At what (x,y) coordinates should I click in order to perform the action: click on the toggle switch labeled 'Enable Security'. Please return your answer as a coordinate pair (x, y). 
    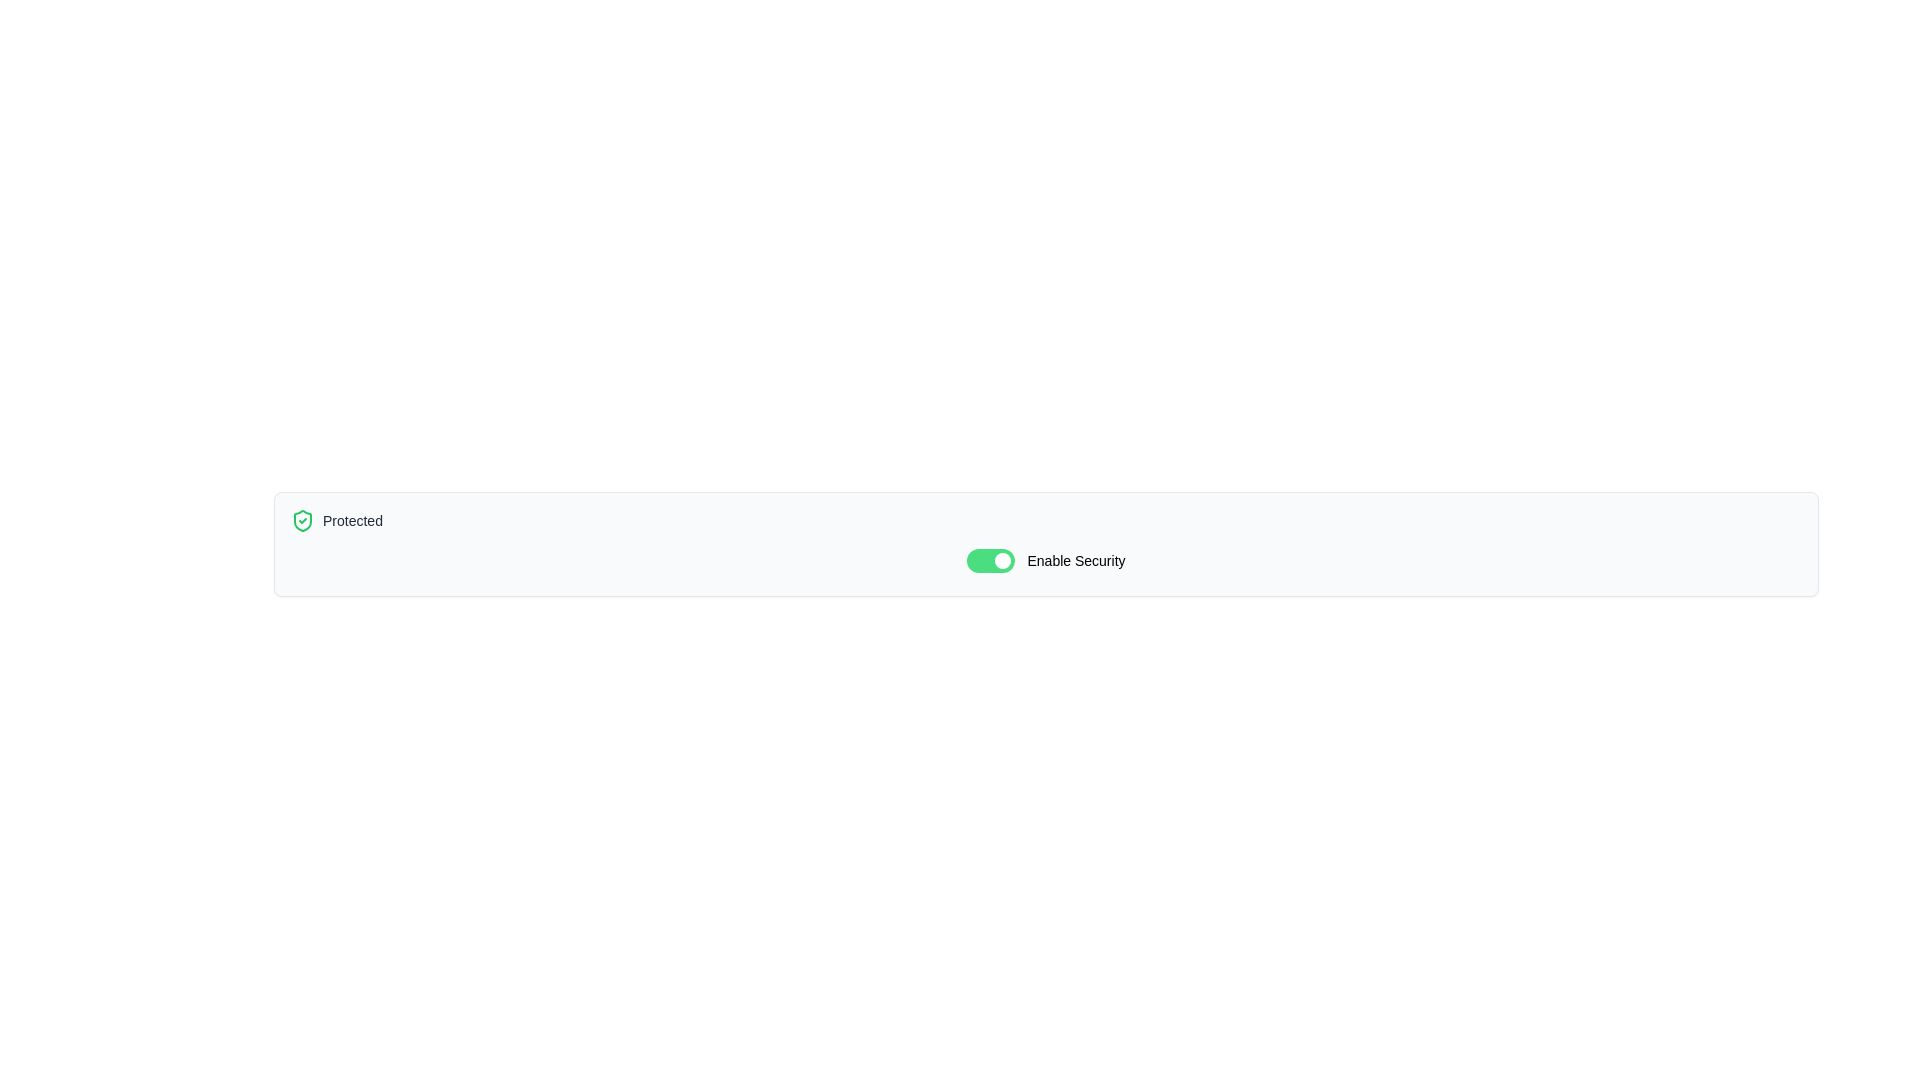
    Looking at the image, I should click on (1045, 560).